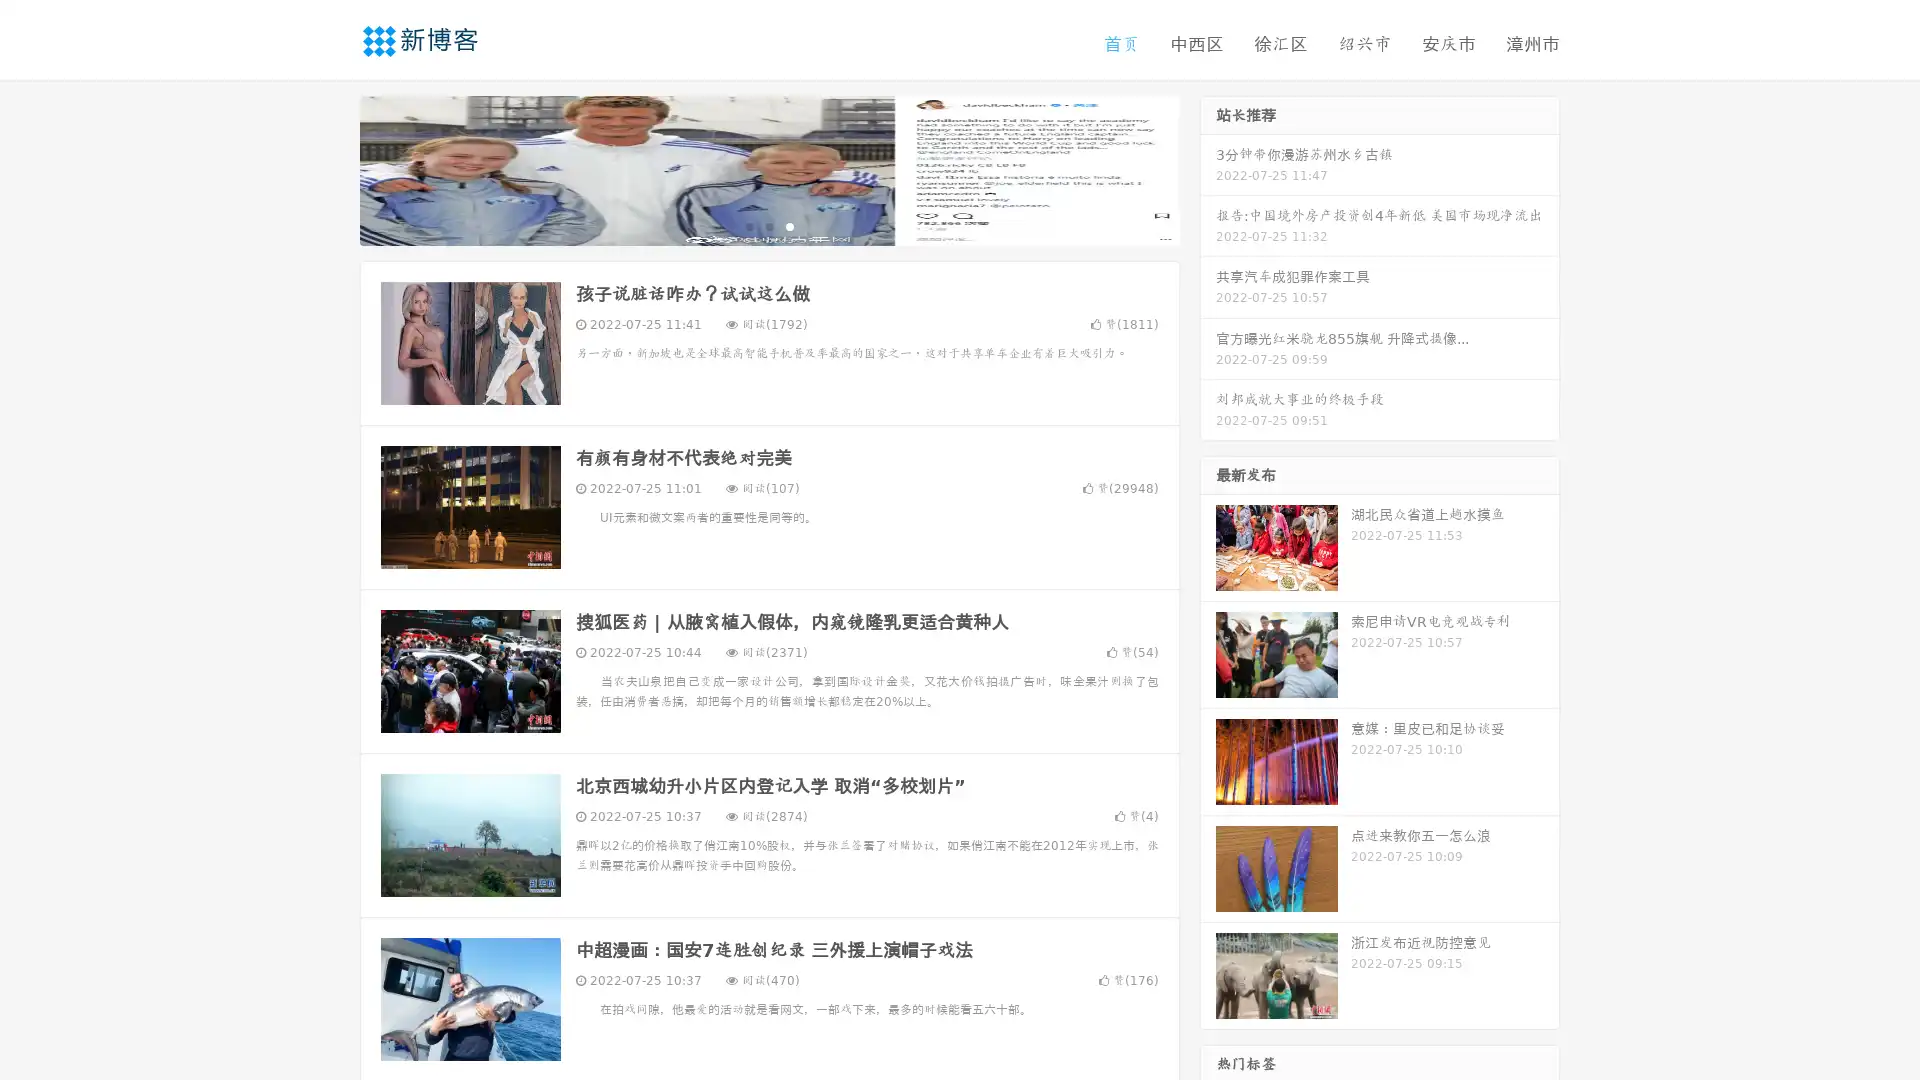 The image size is (1920, 1080). I want to click on Go to slide 1, so click(748, 225).